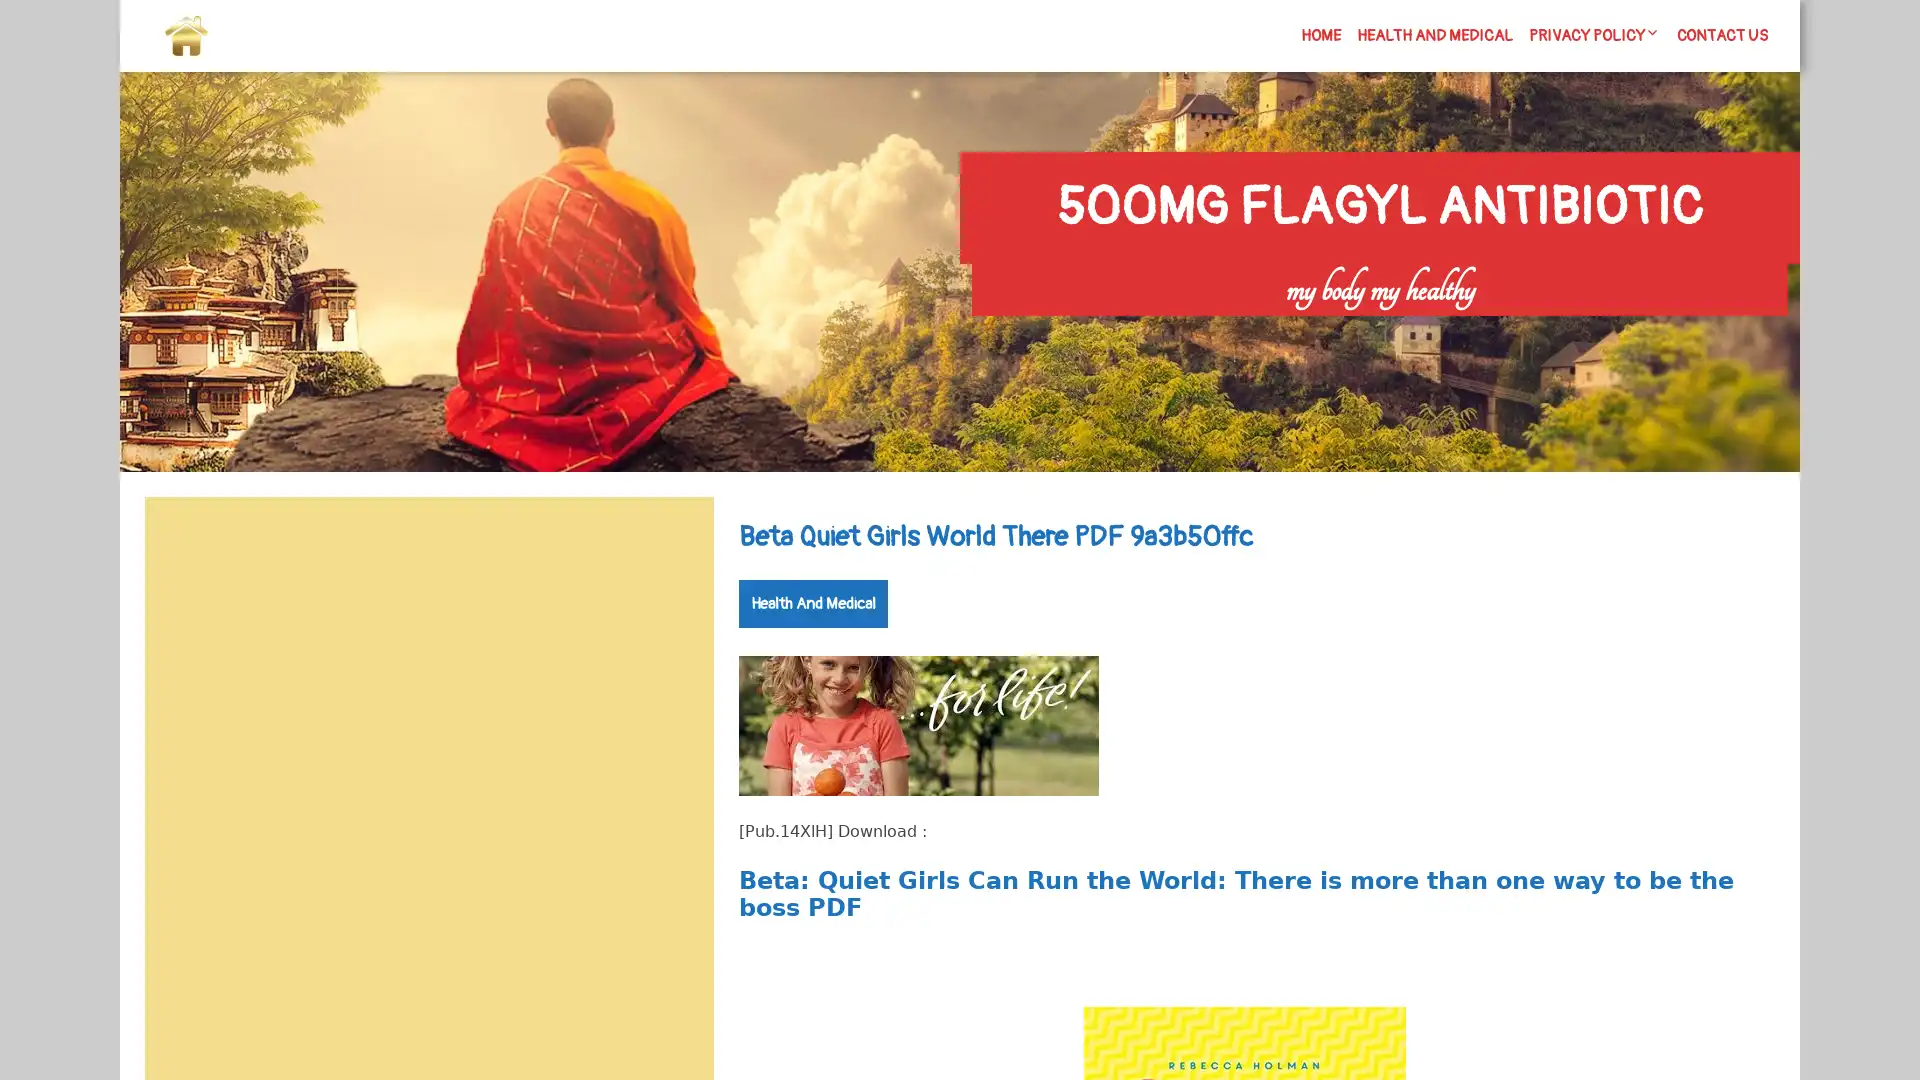 This screenshot has width=1920, height=1080. What do you see at coordinates (667, 545) in the screenshot?
I see `Search` at bounding box center [667, 545].